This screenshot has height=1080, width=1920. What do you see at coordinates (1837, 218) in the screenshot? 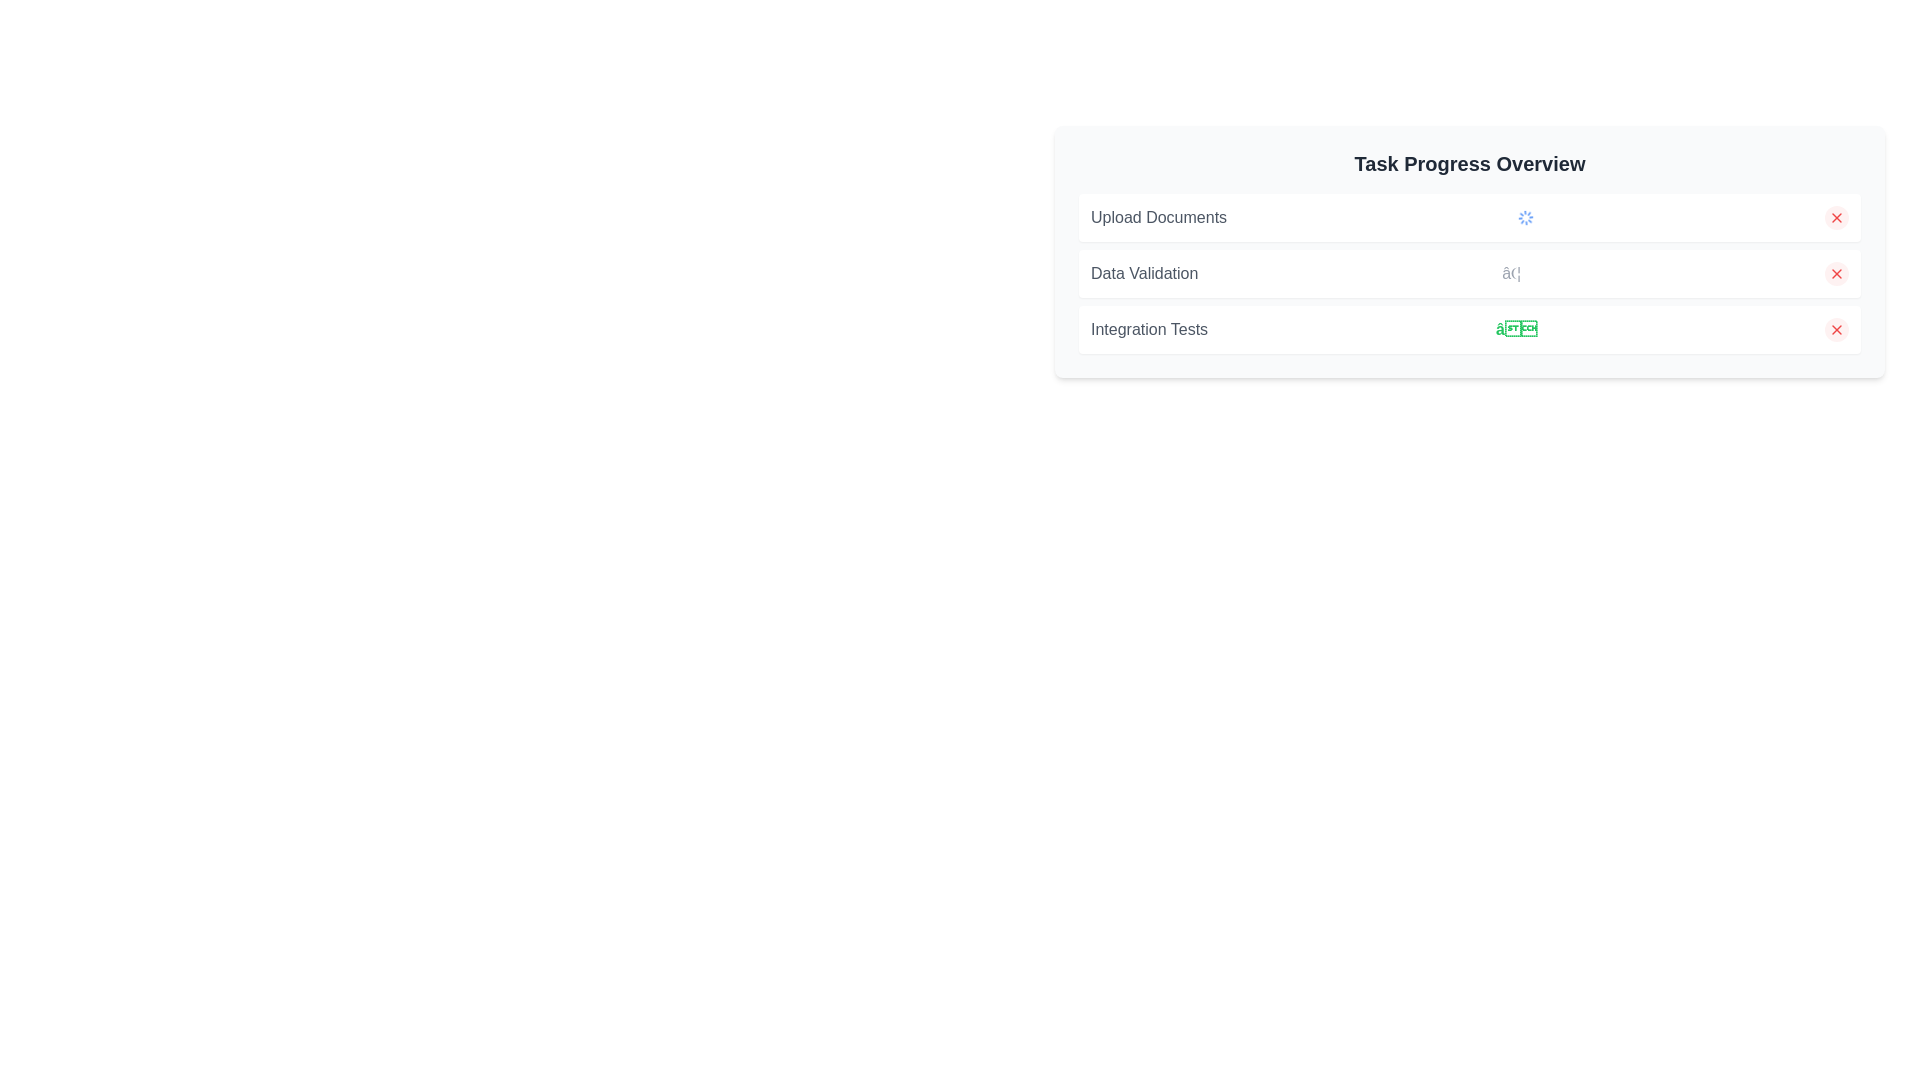
I see `the Close or Dismiss icon button located on the far-right side of the status indicator in the 'Task Progress Overview' panel for keyboard accessibility` at bounding box center [1837, 218].